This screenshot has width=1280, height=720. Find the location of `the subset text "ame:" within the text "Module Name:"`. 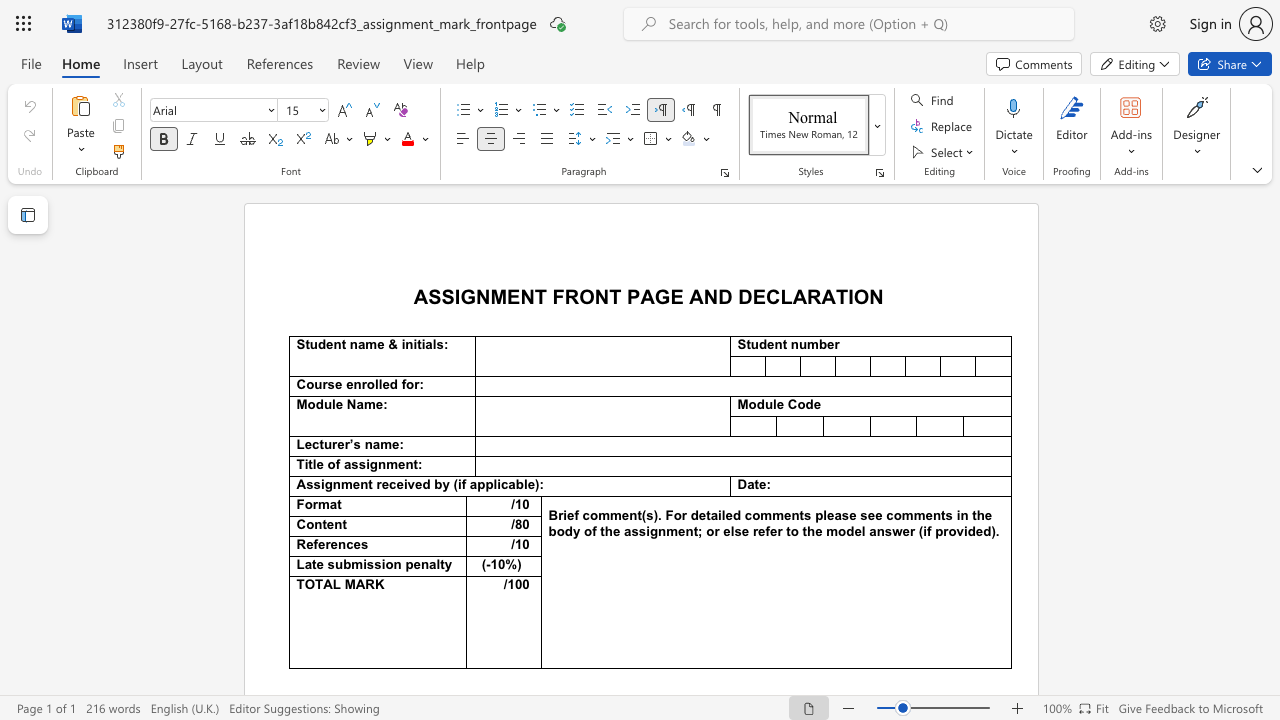

the subset text "ame:" within the text "Module Name:" is located at coordinates (356, 405).